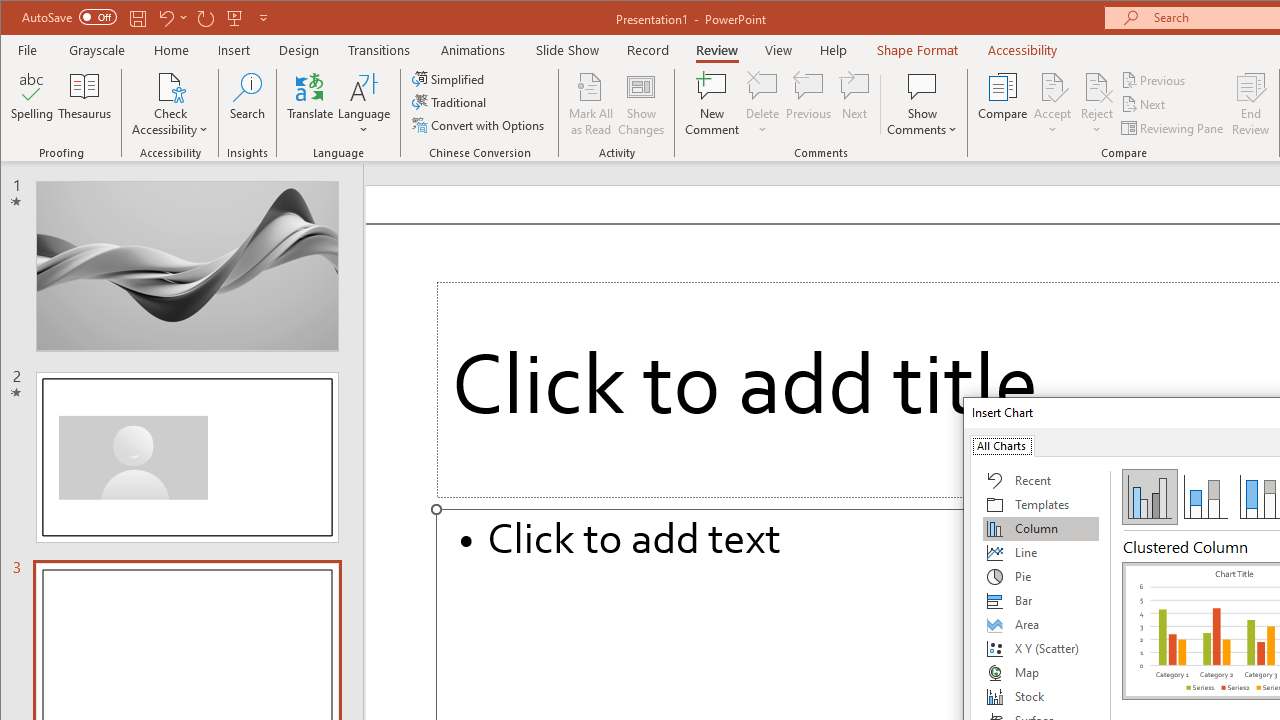 The width and height of the screenshot is (1280, 720). I want to click on 'X Y (Scatter)', so click(1040, 649).